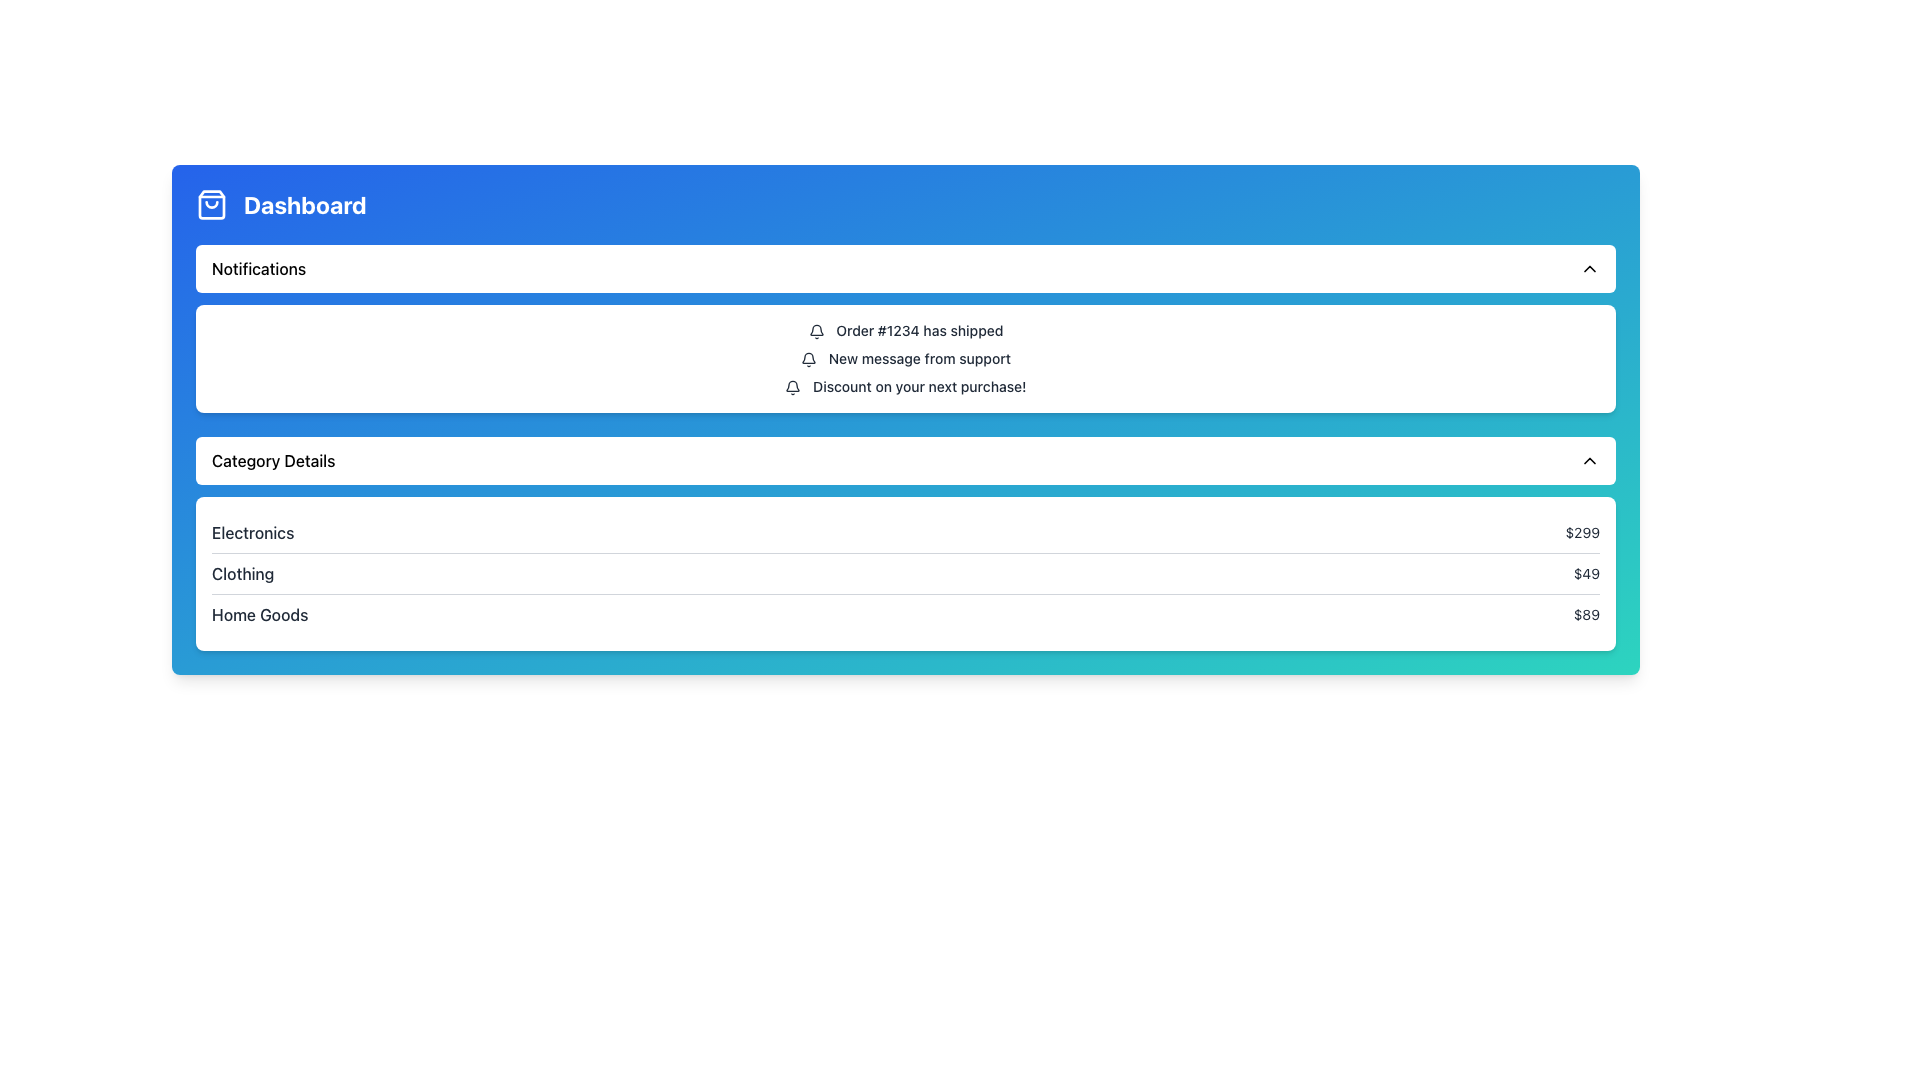 Image resolution: width=1920 pixels, height=1080 pixels. I want to click on the Decorative Icon located at the top-left corner of the notification list, which symbolizes notifications and alerts, so click(792, 386).